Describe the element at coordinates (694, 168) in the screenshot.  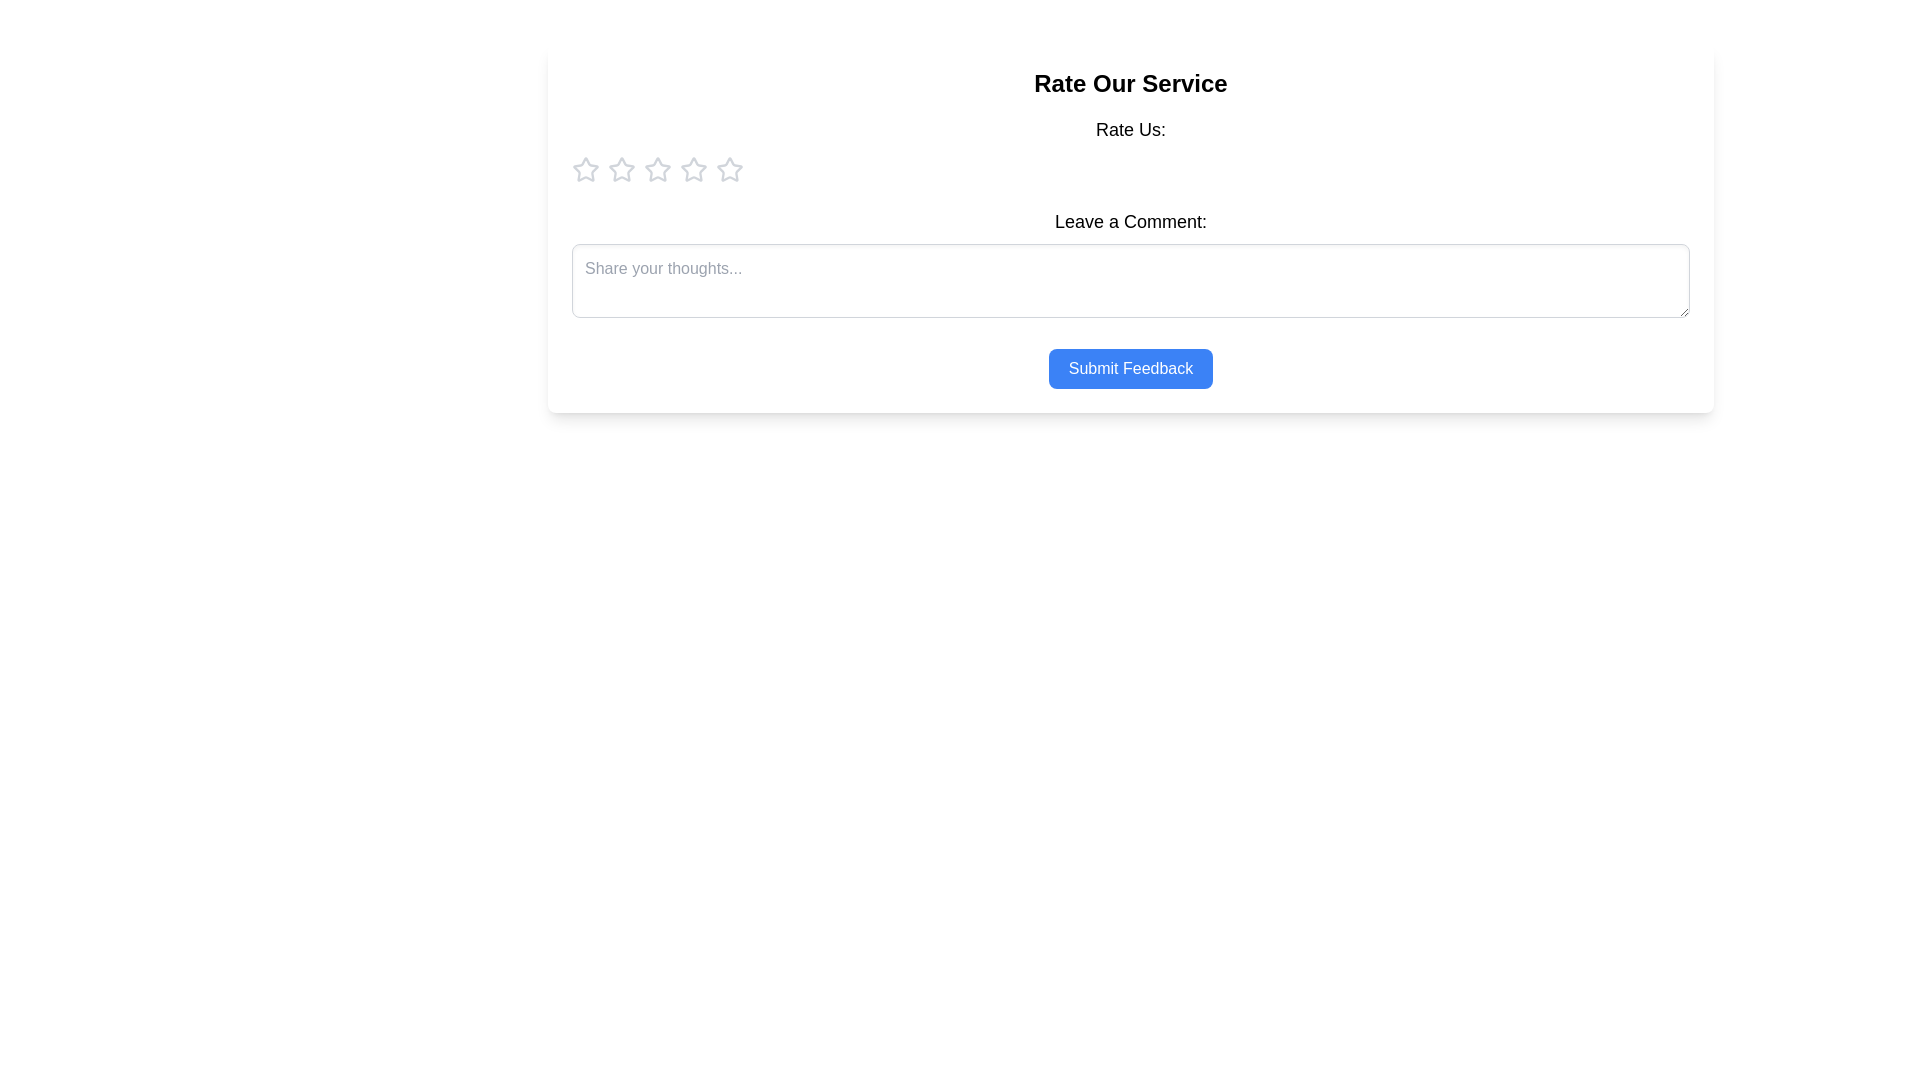
I see `the rating to 4 stars by clicking on the corresponding star` at that location.